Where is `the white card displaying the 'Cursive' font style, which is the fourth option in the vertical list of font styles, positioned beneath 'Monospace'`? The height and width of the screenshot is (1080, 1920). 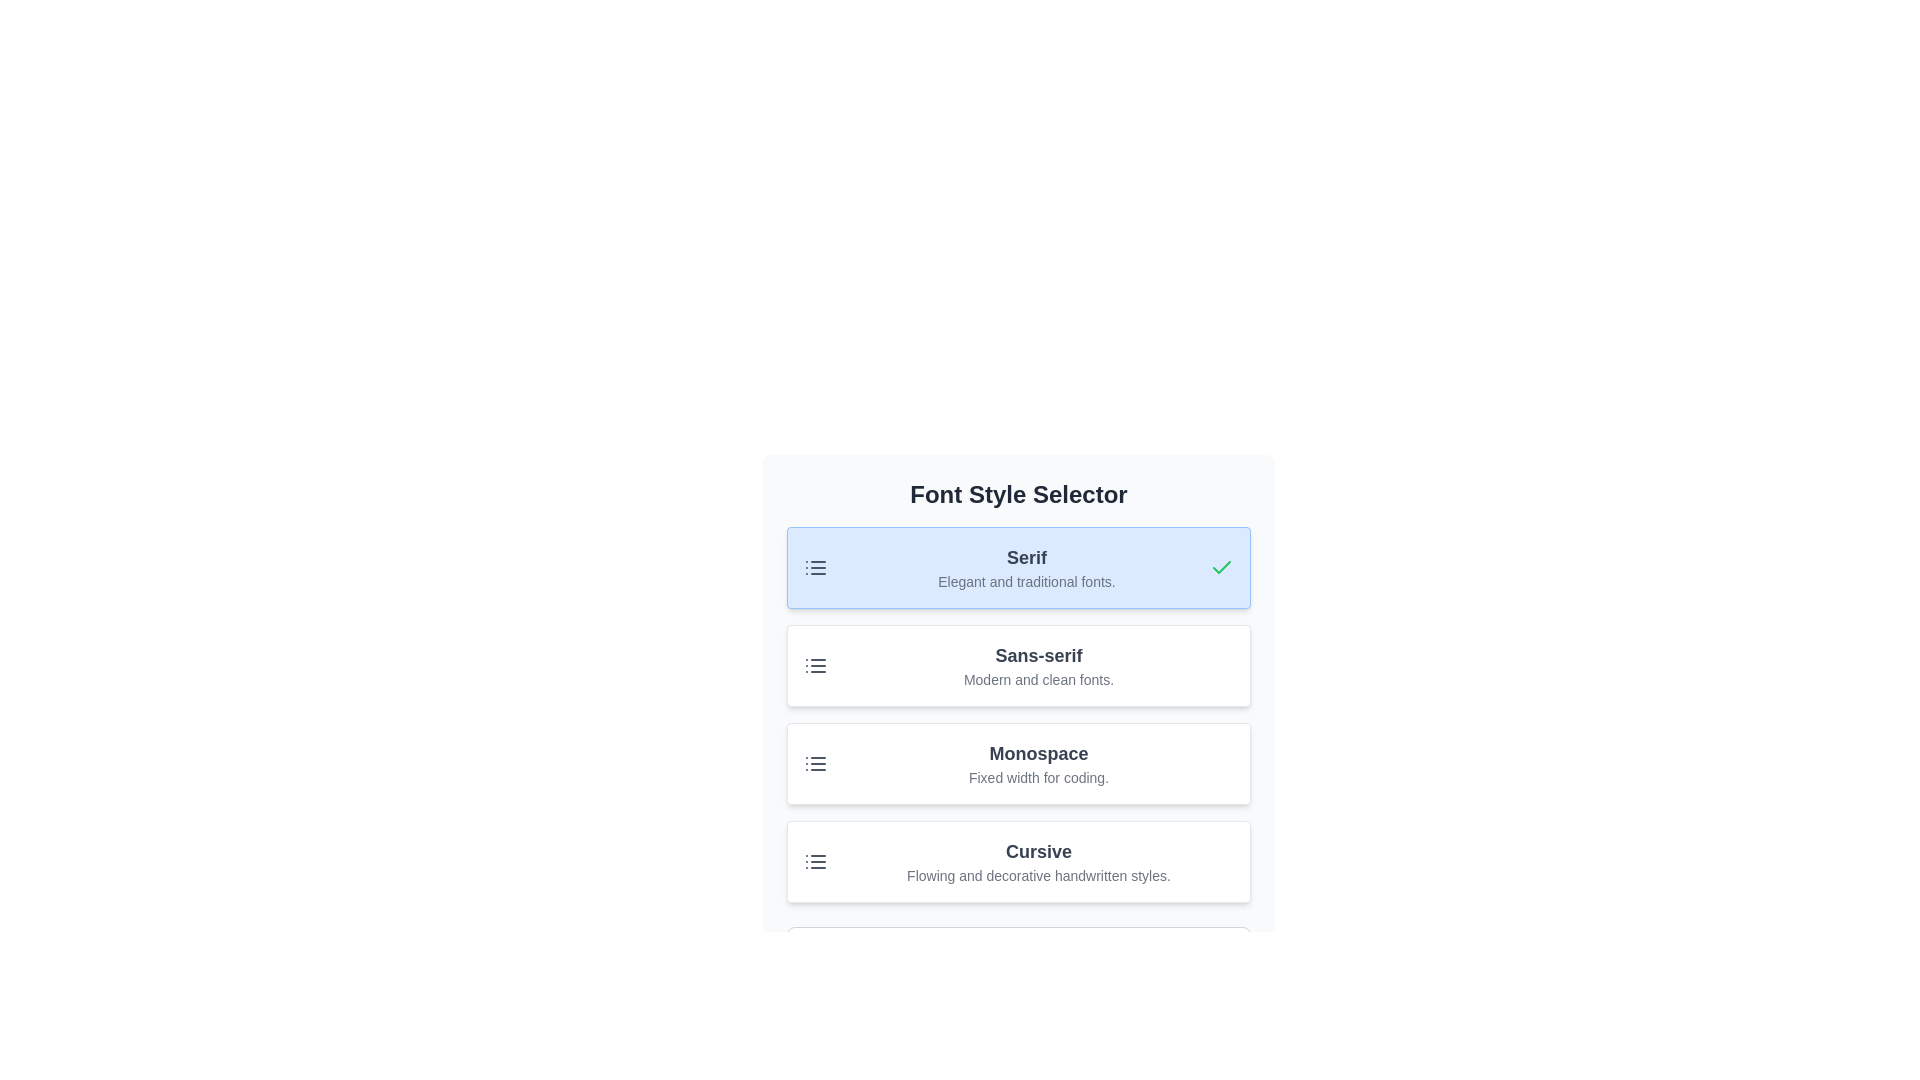 the white card displaying the 'Cursive' font style, which is the fourth option in the vertical list of font styles, positioned beneath 'Monospace' is located at coordinates (1038, 860).